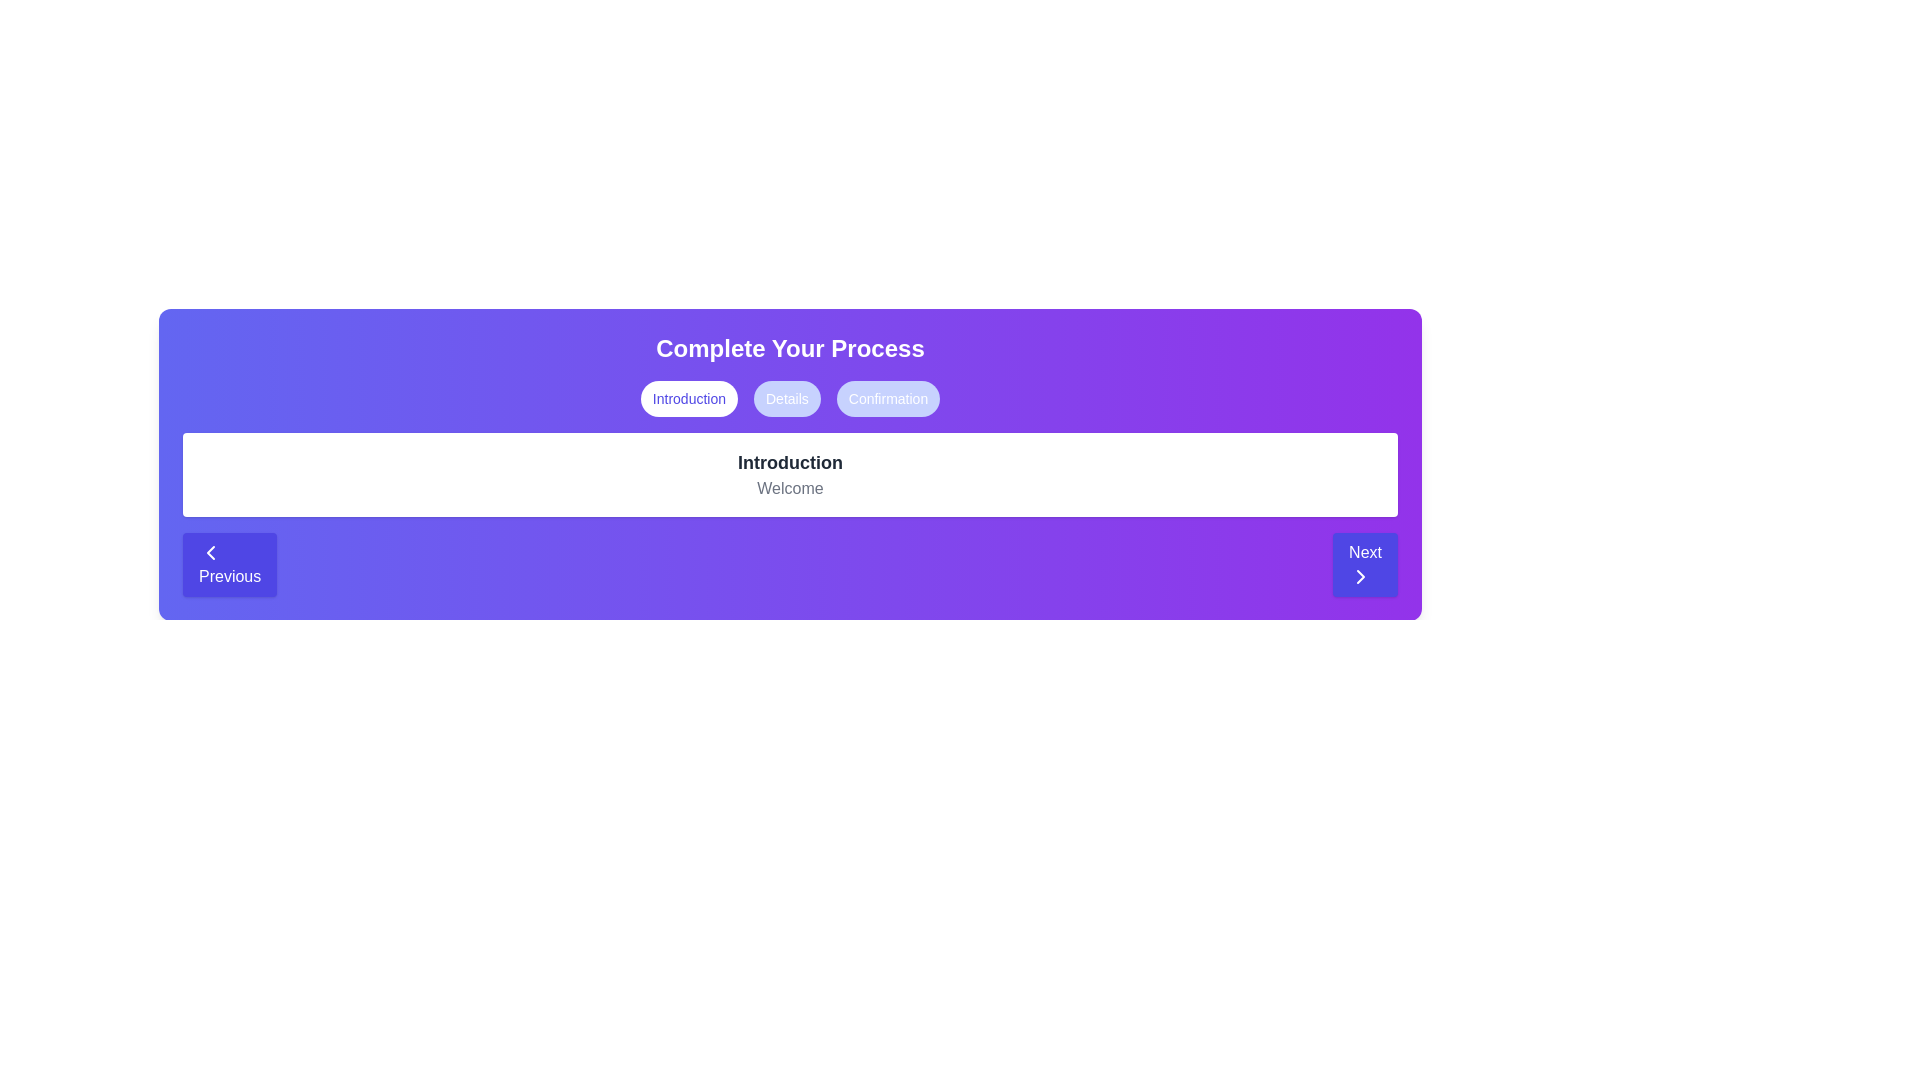 The height and width of the screenshot is (1080, 1920). Describe the element at coordinates (689, 398) in the screenshot. I see `the pill-shaped button labeled 'Introduction' with a white background and indigo text` at that location.